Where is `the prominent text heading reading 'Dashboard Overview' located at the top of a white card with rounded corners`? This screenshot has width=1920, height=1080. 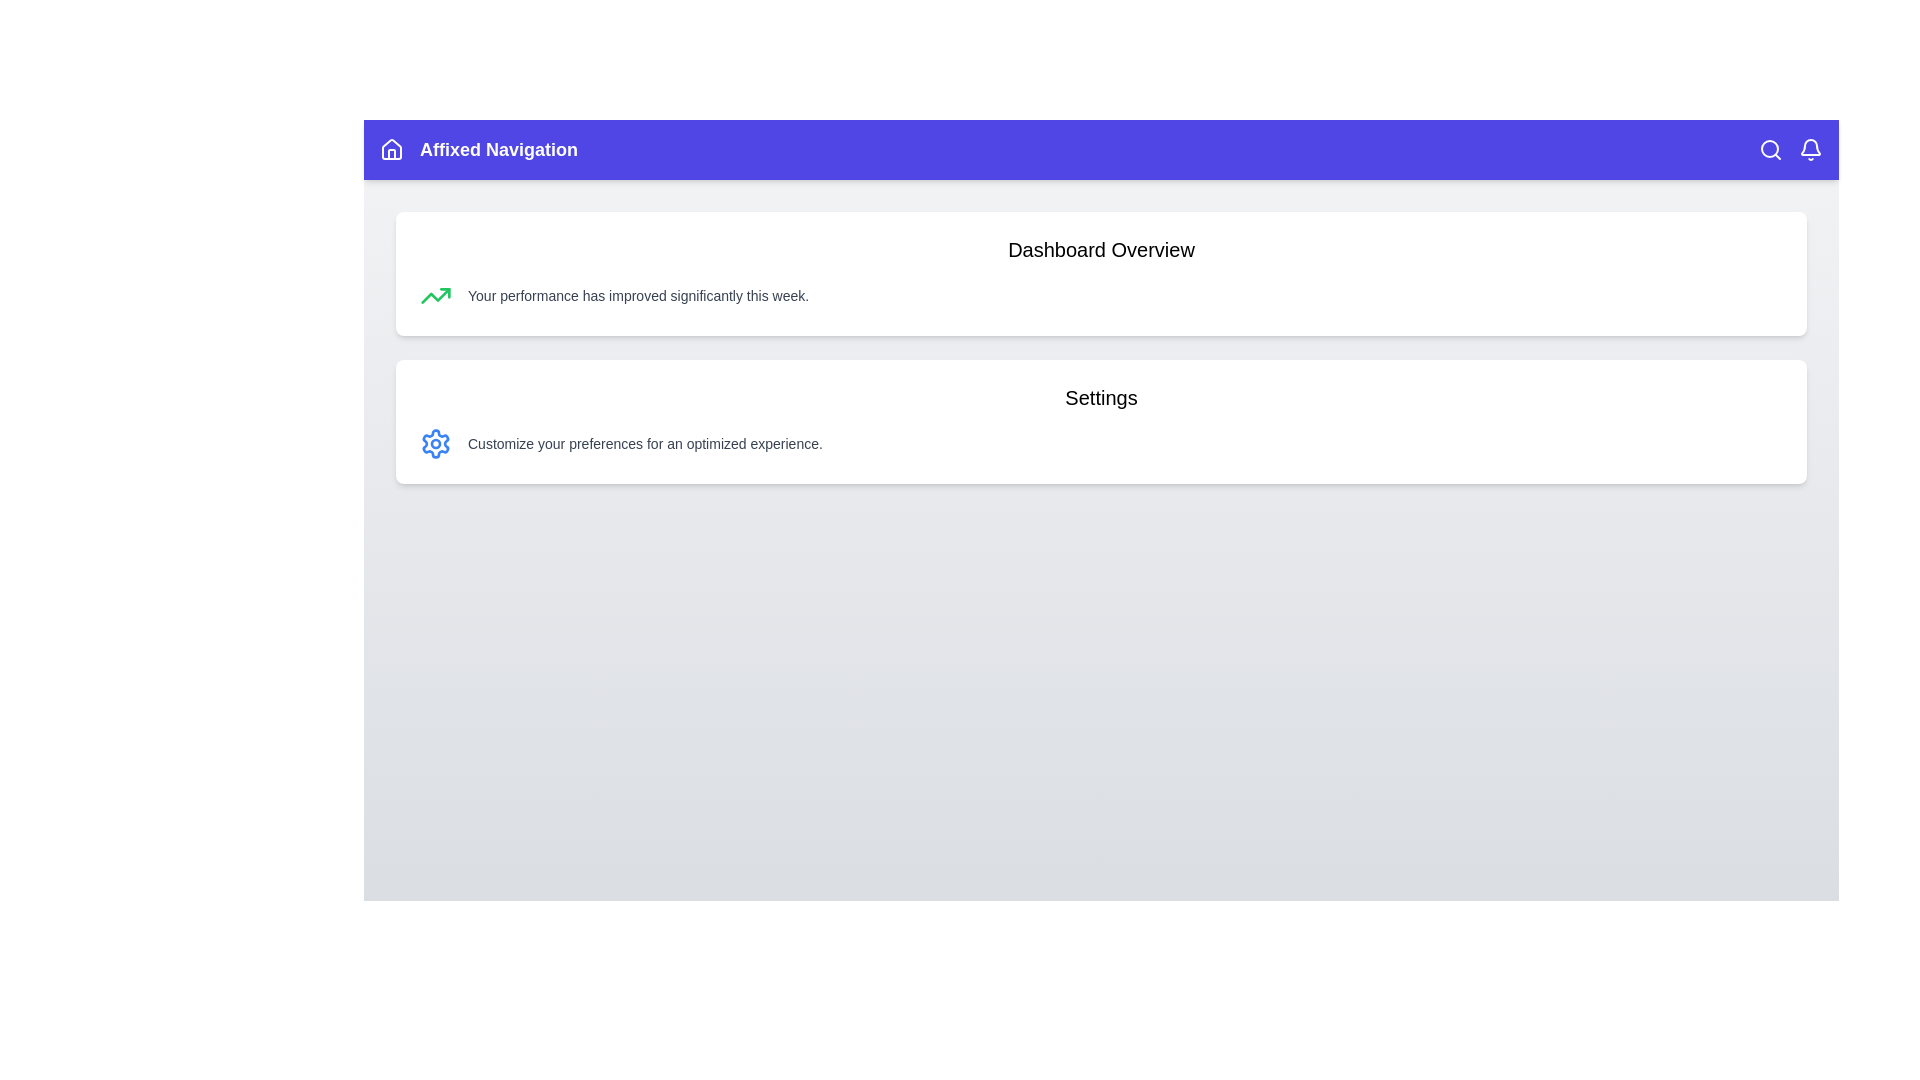 the prominent text heading reading 'Dashboard Overview' located at the top of a white card with rounded corners is located at coordinates (1100, 249).